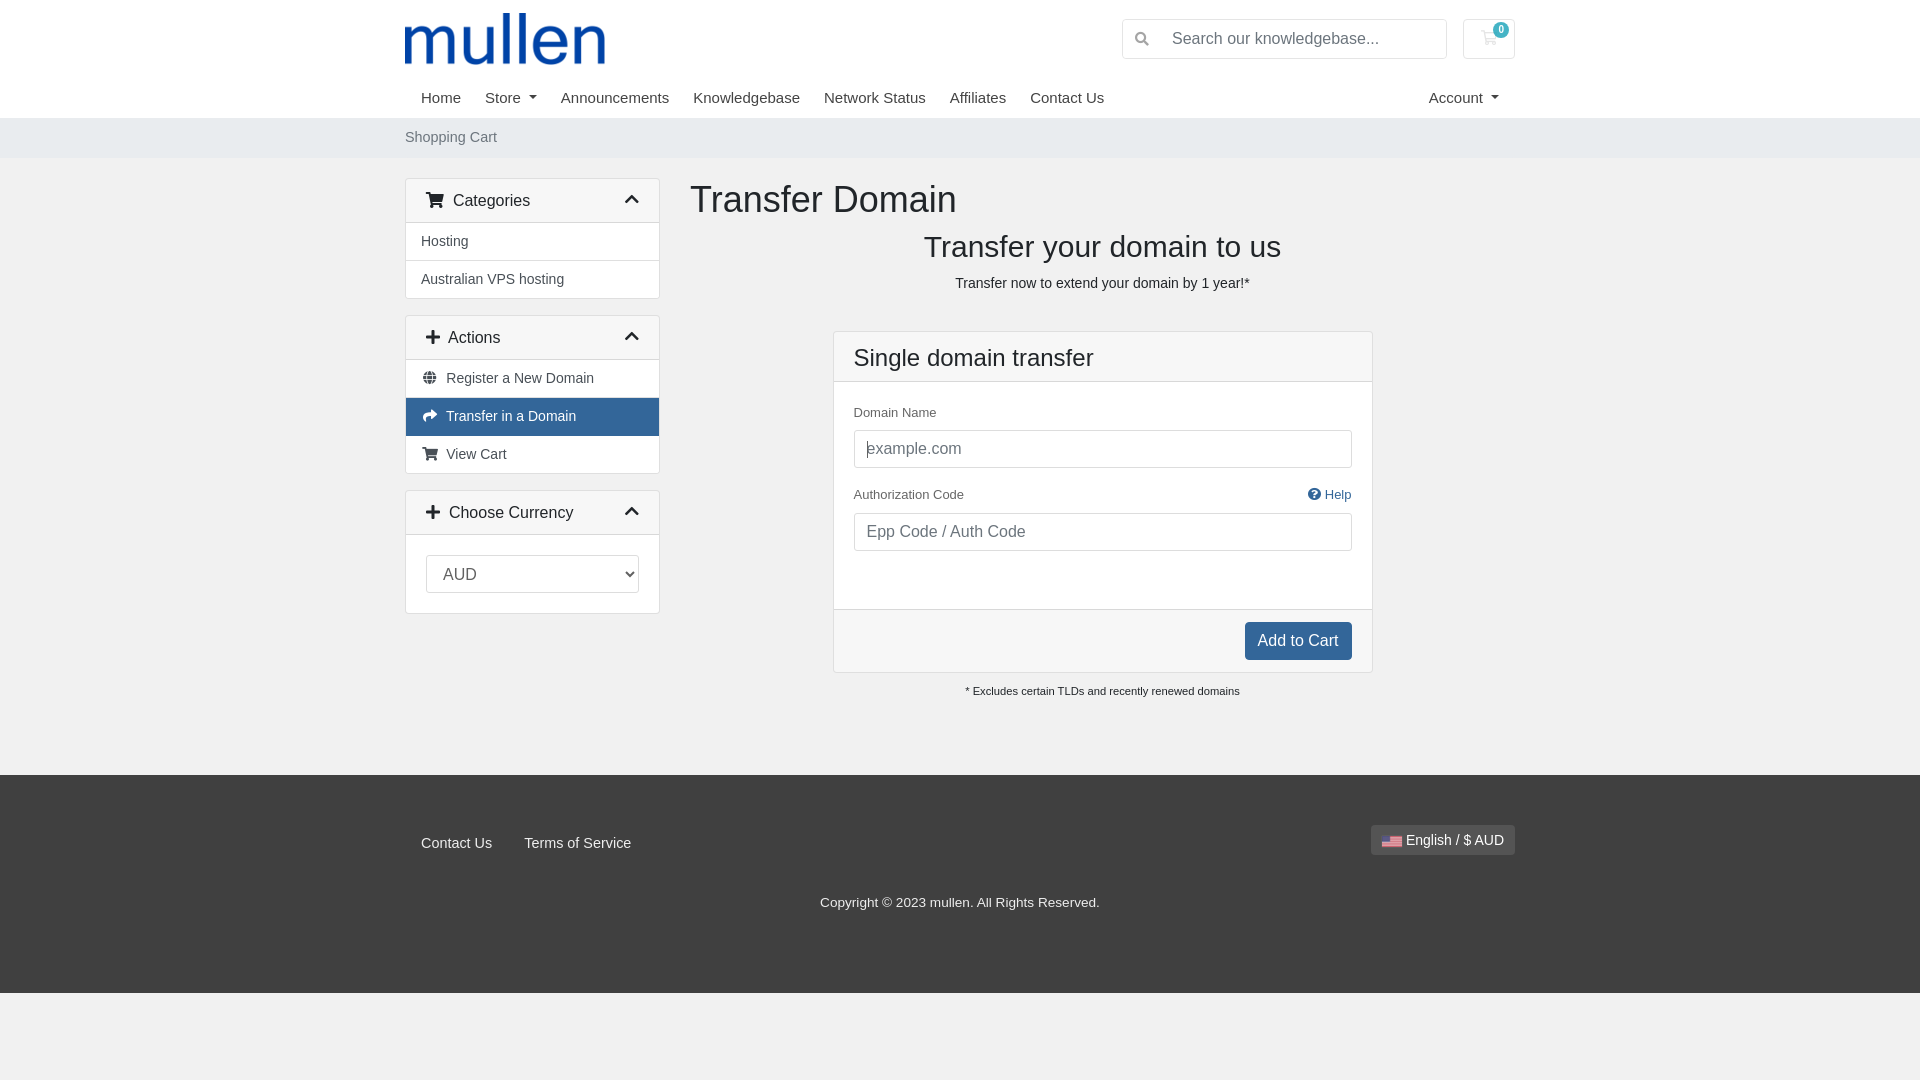  I want to click on '  Register a New Domain', so click(532, 378).